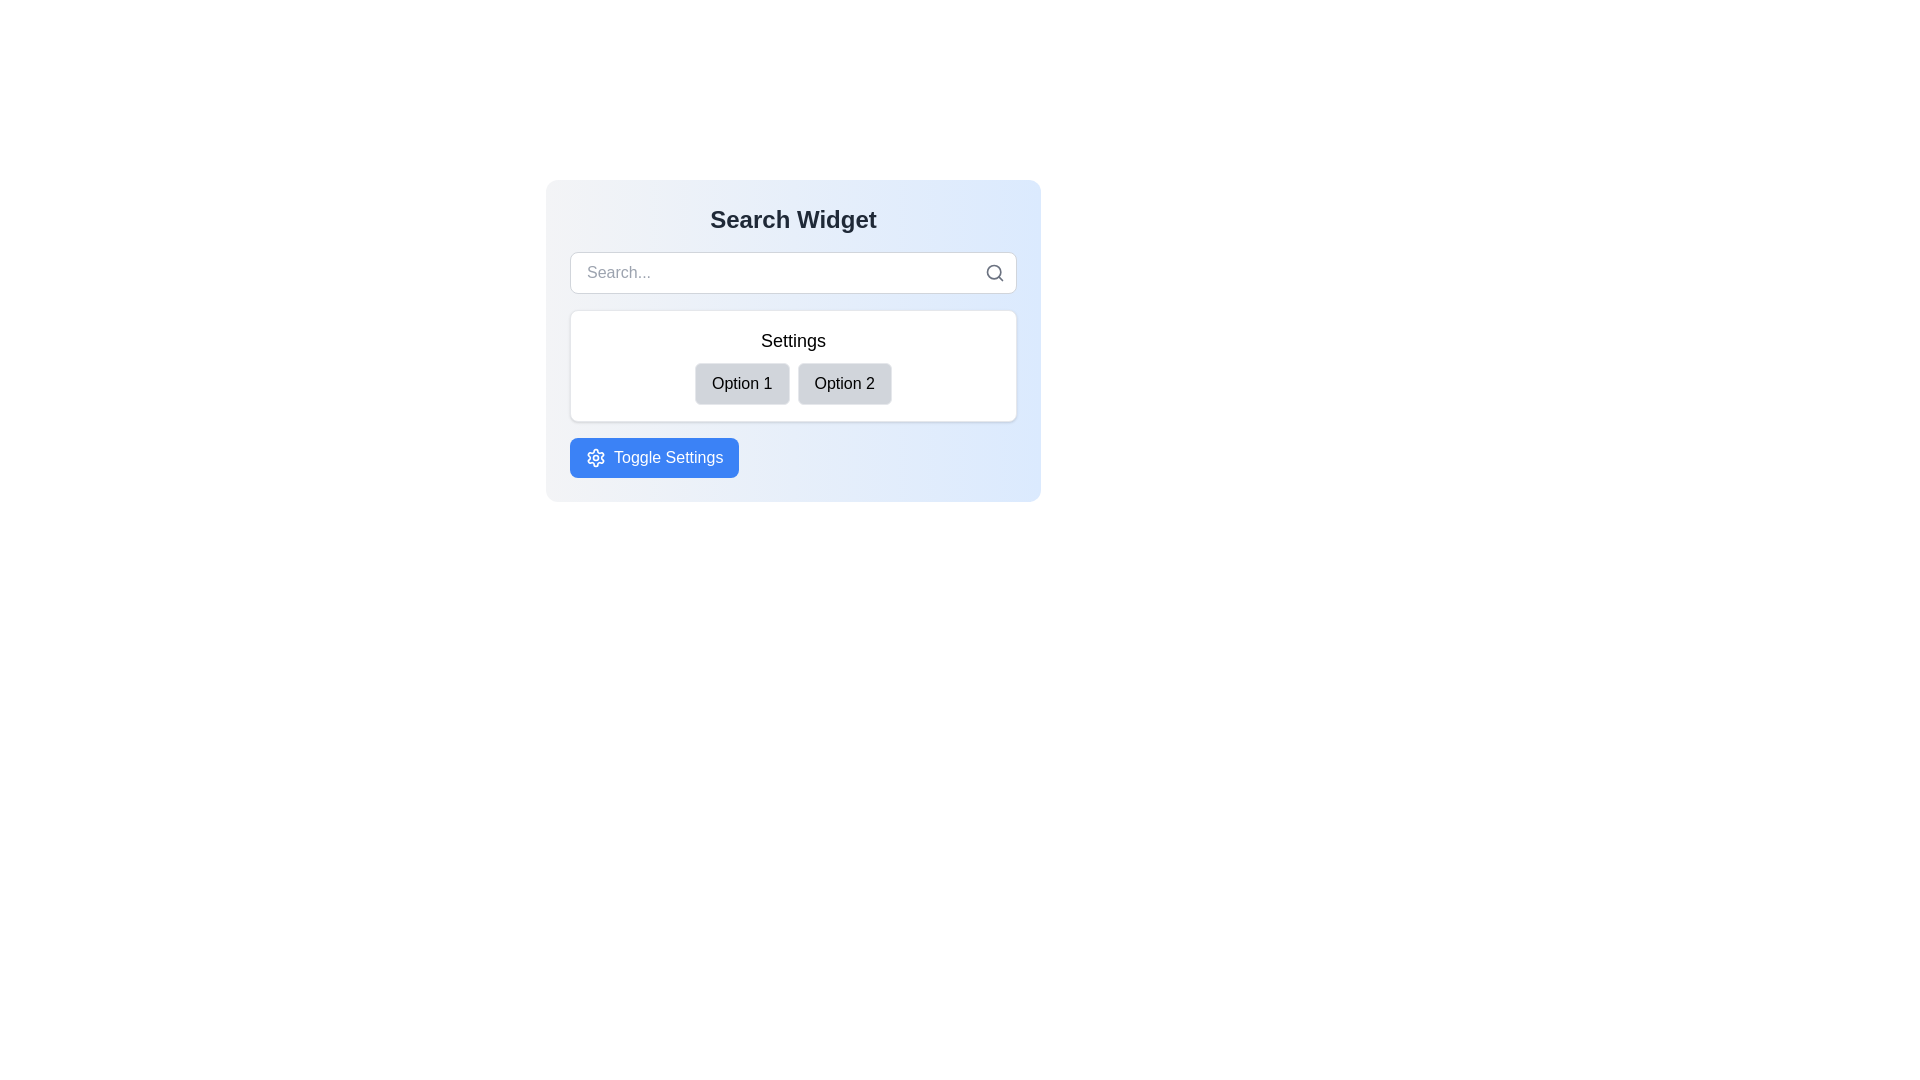  I want to click on the small hollow circle that is part of the magnifying glass icon, located to the right of the search input field, so click(994, 272).